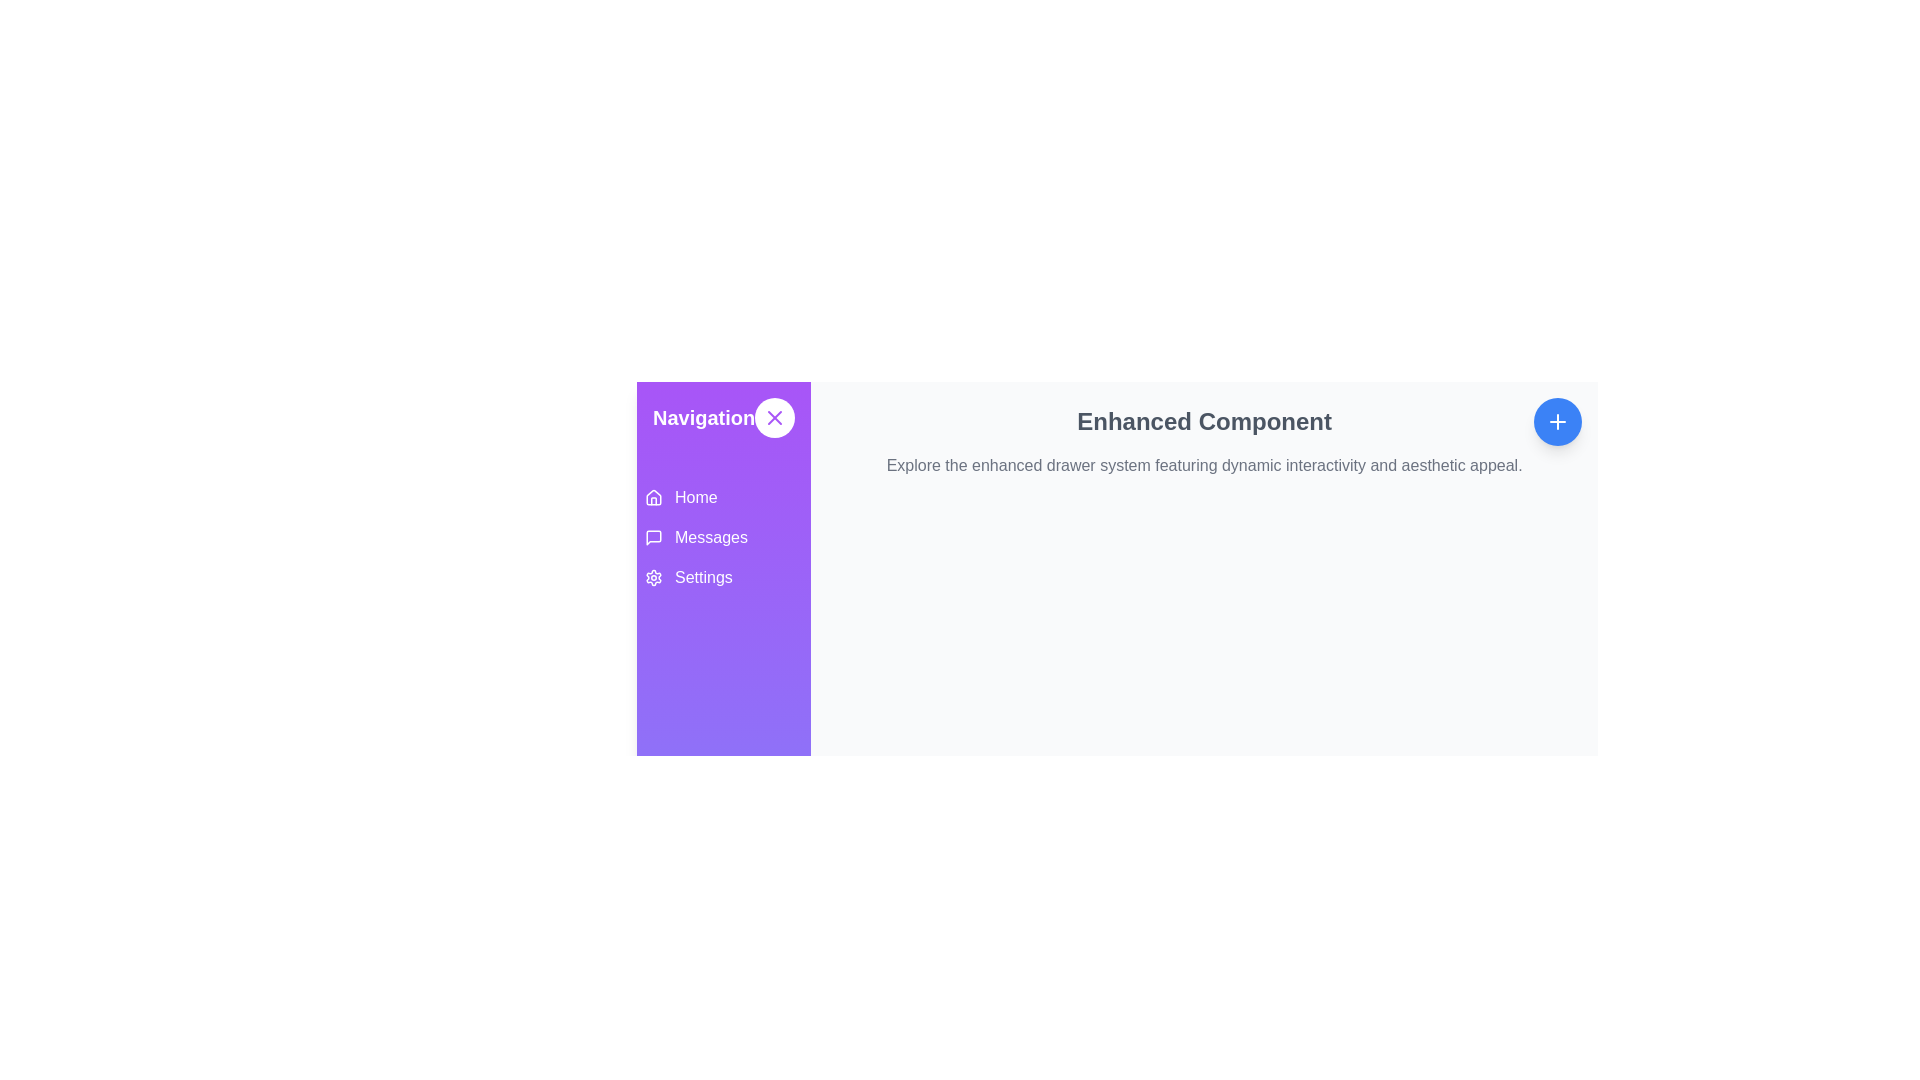 Image resolution: width=1920 pixels, height=1080 pixels. I want to click on the text label that provides descriptive information about the enhanced drawer system, located in the center-right of the application interface, below the header 'Enhanced Component', so click(1203, 466).